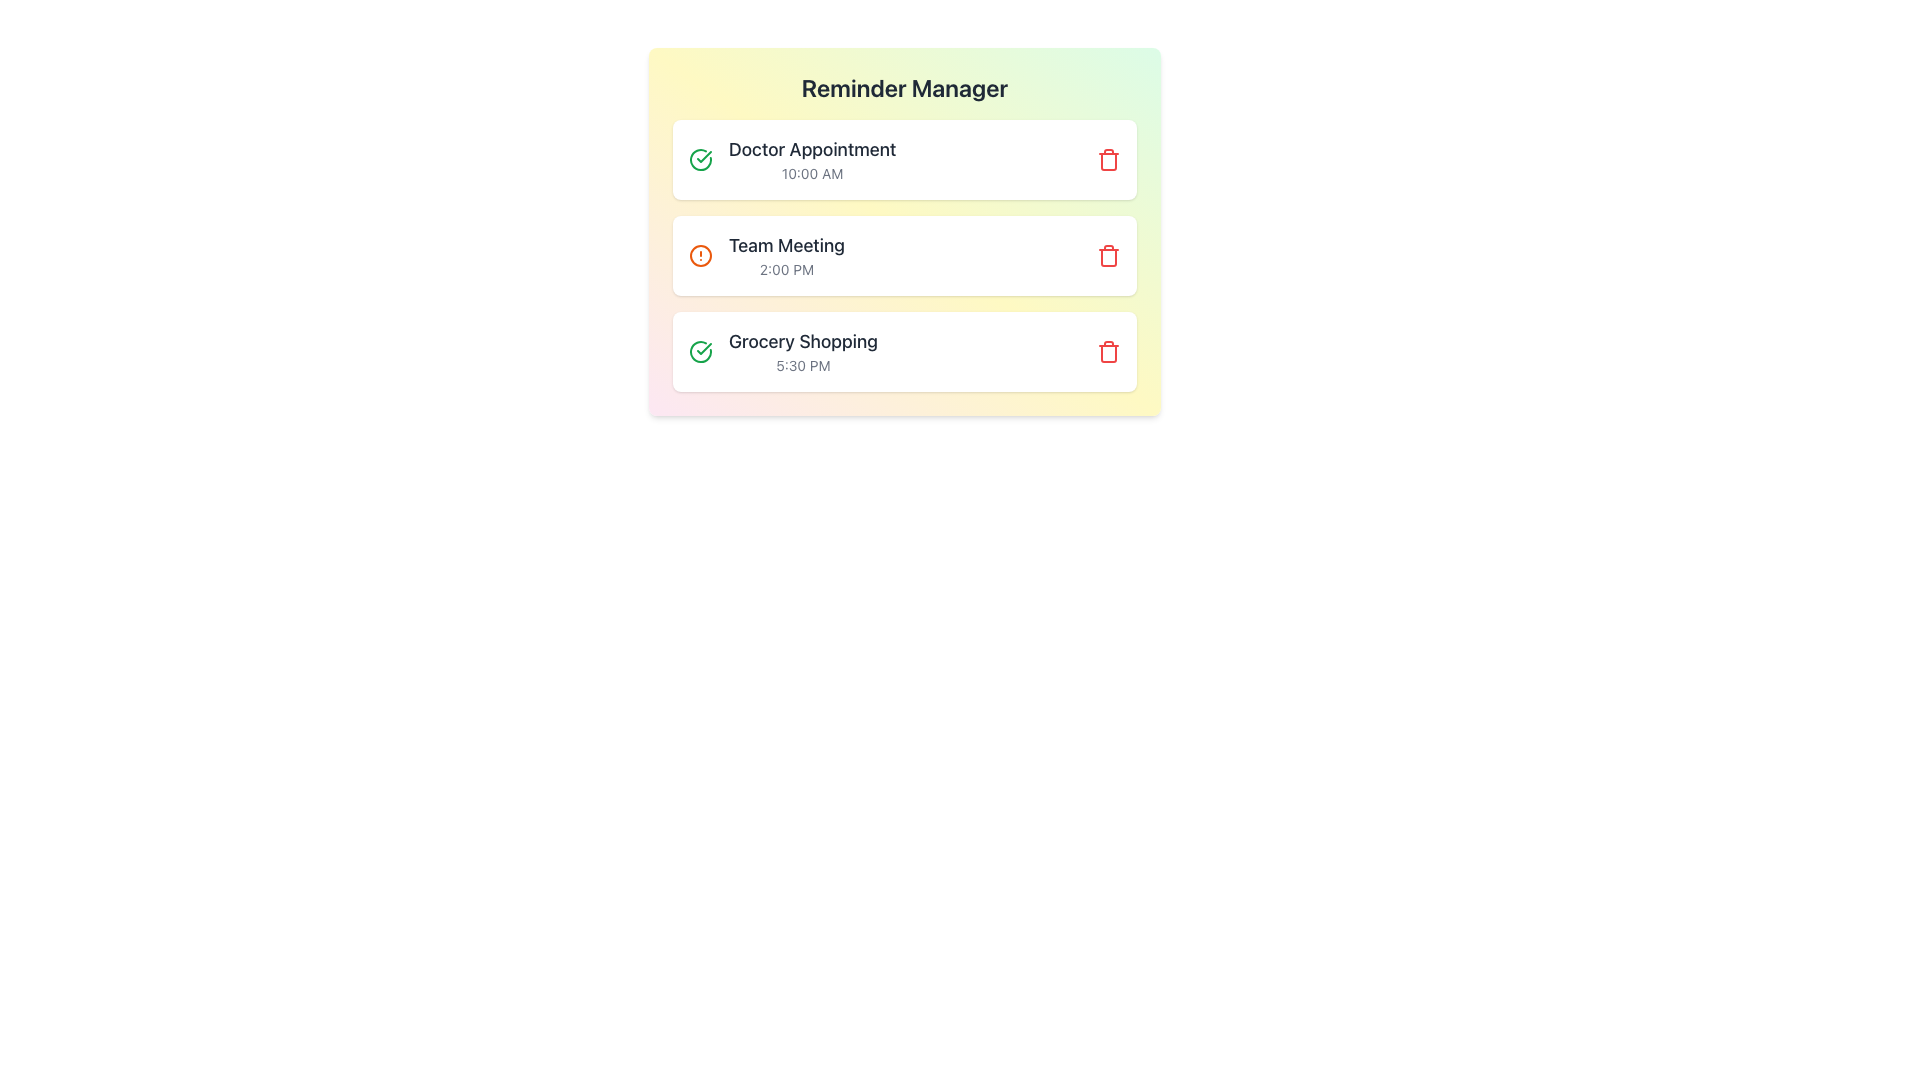  I want to click on the Checkmark SVG icon indicating the completion status of the 'Doctor Appointment' task, located in the upper-left quadrant of the reminder manager interface, so click(704, 347).